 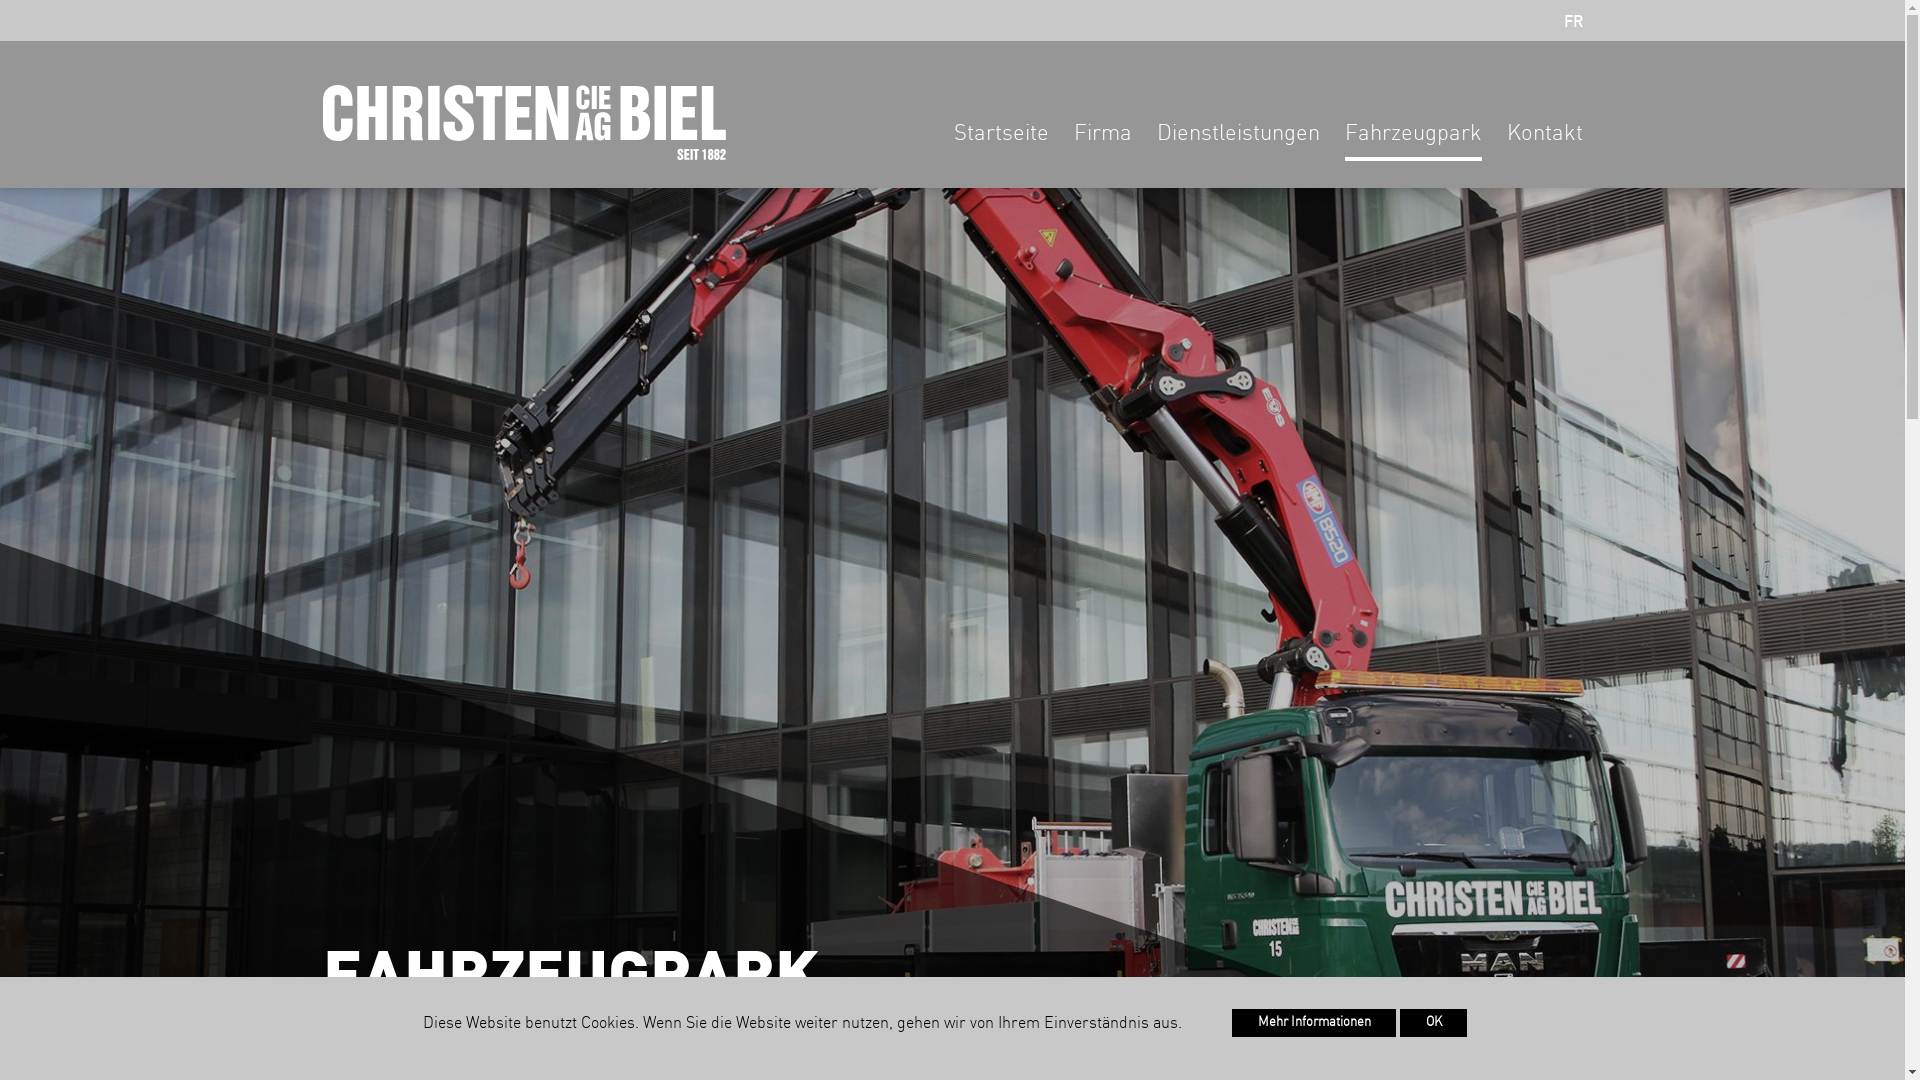 I want to click on 'Fahrzeugpark', so click(x=1411, y=141).